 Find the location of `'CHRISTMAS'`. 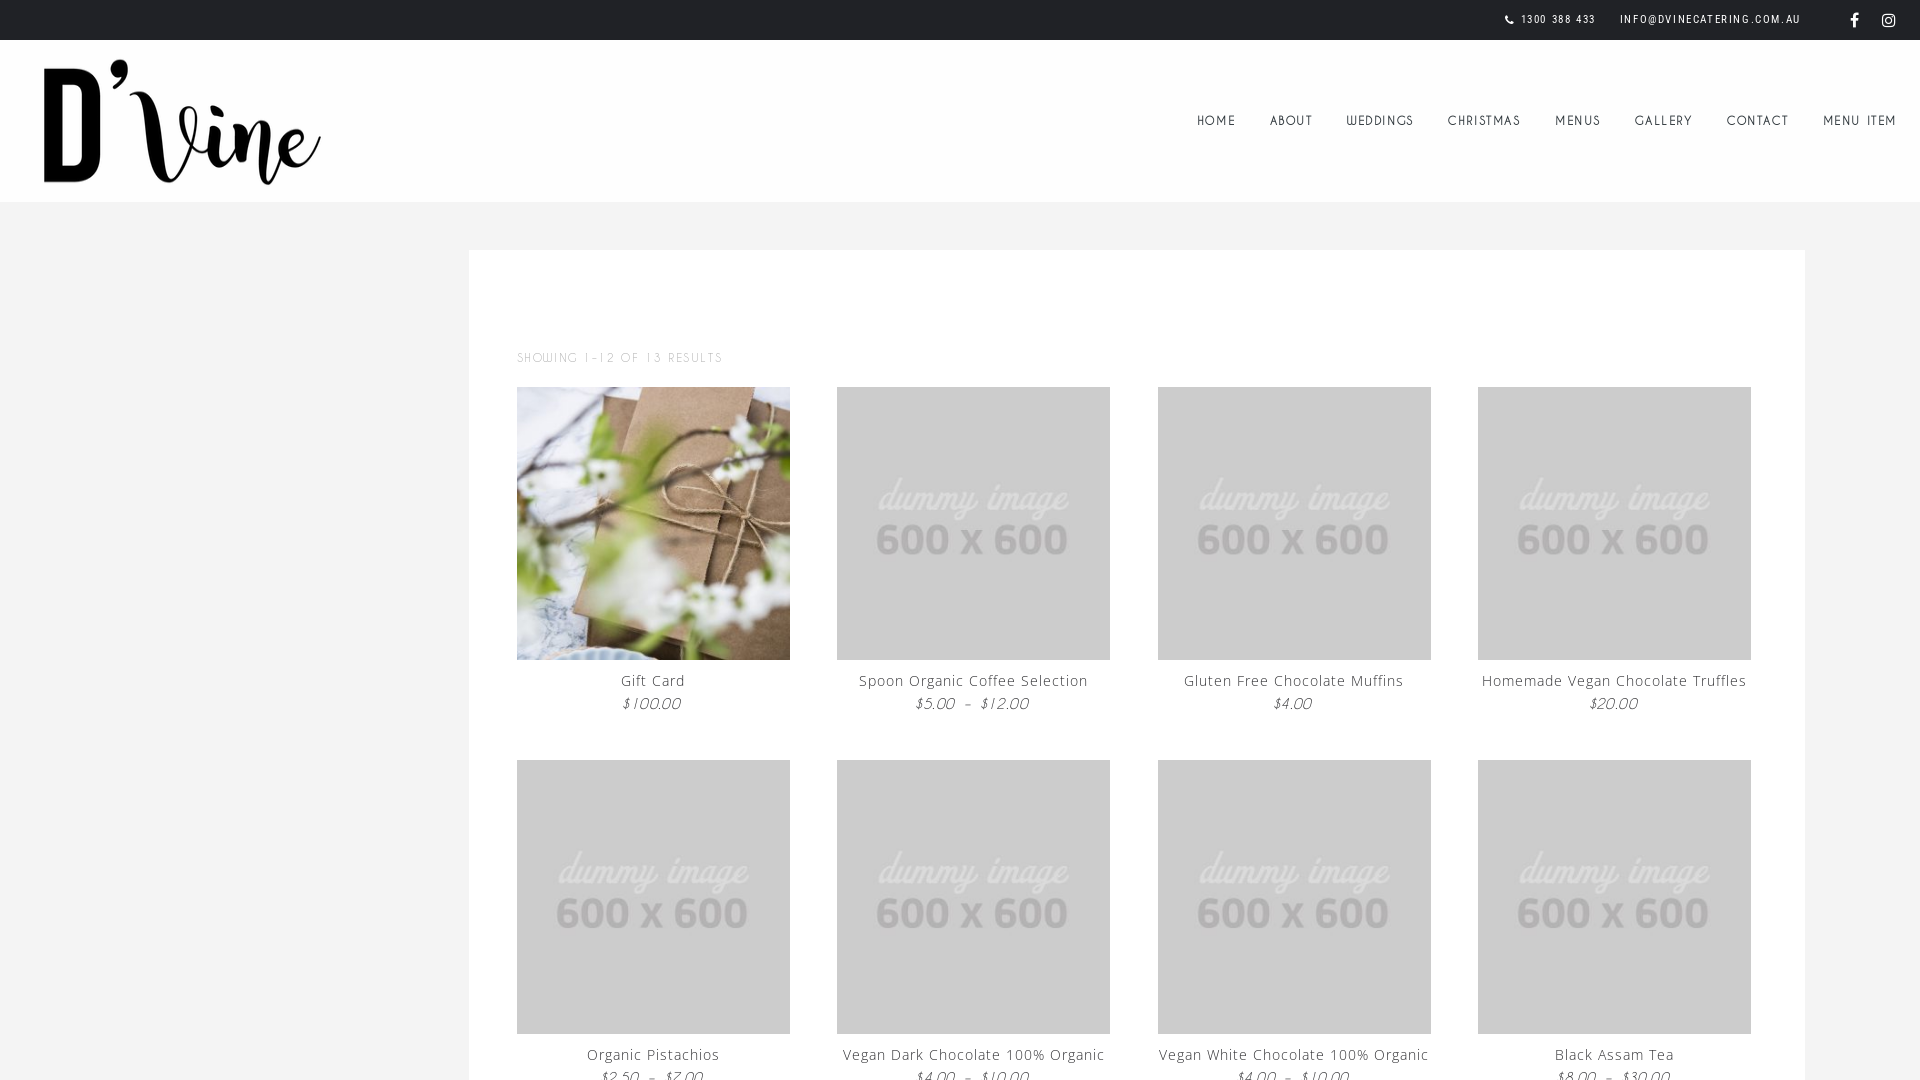

'CHRISTMAS' is located at coordinates (1483, 119).